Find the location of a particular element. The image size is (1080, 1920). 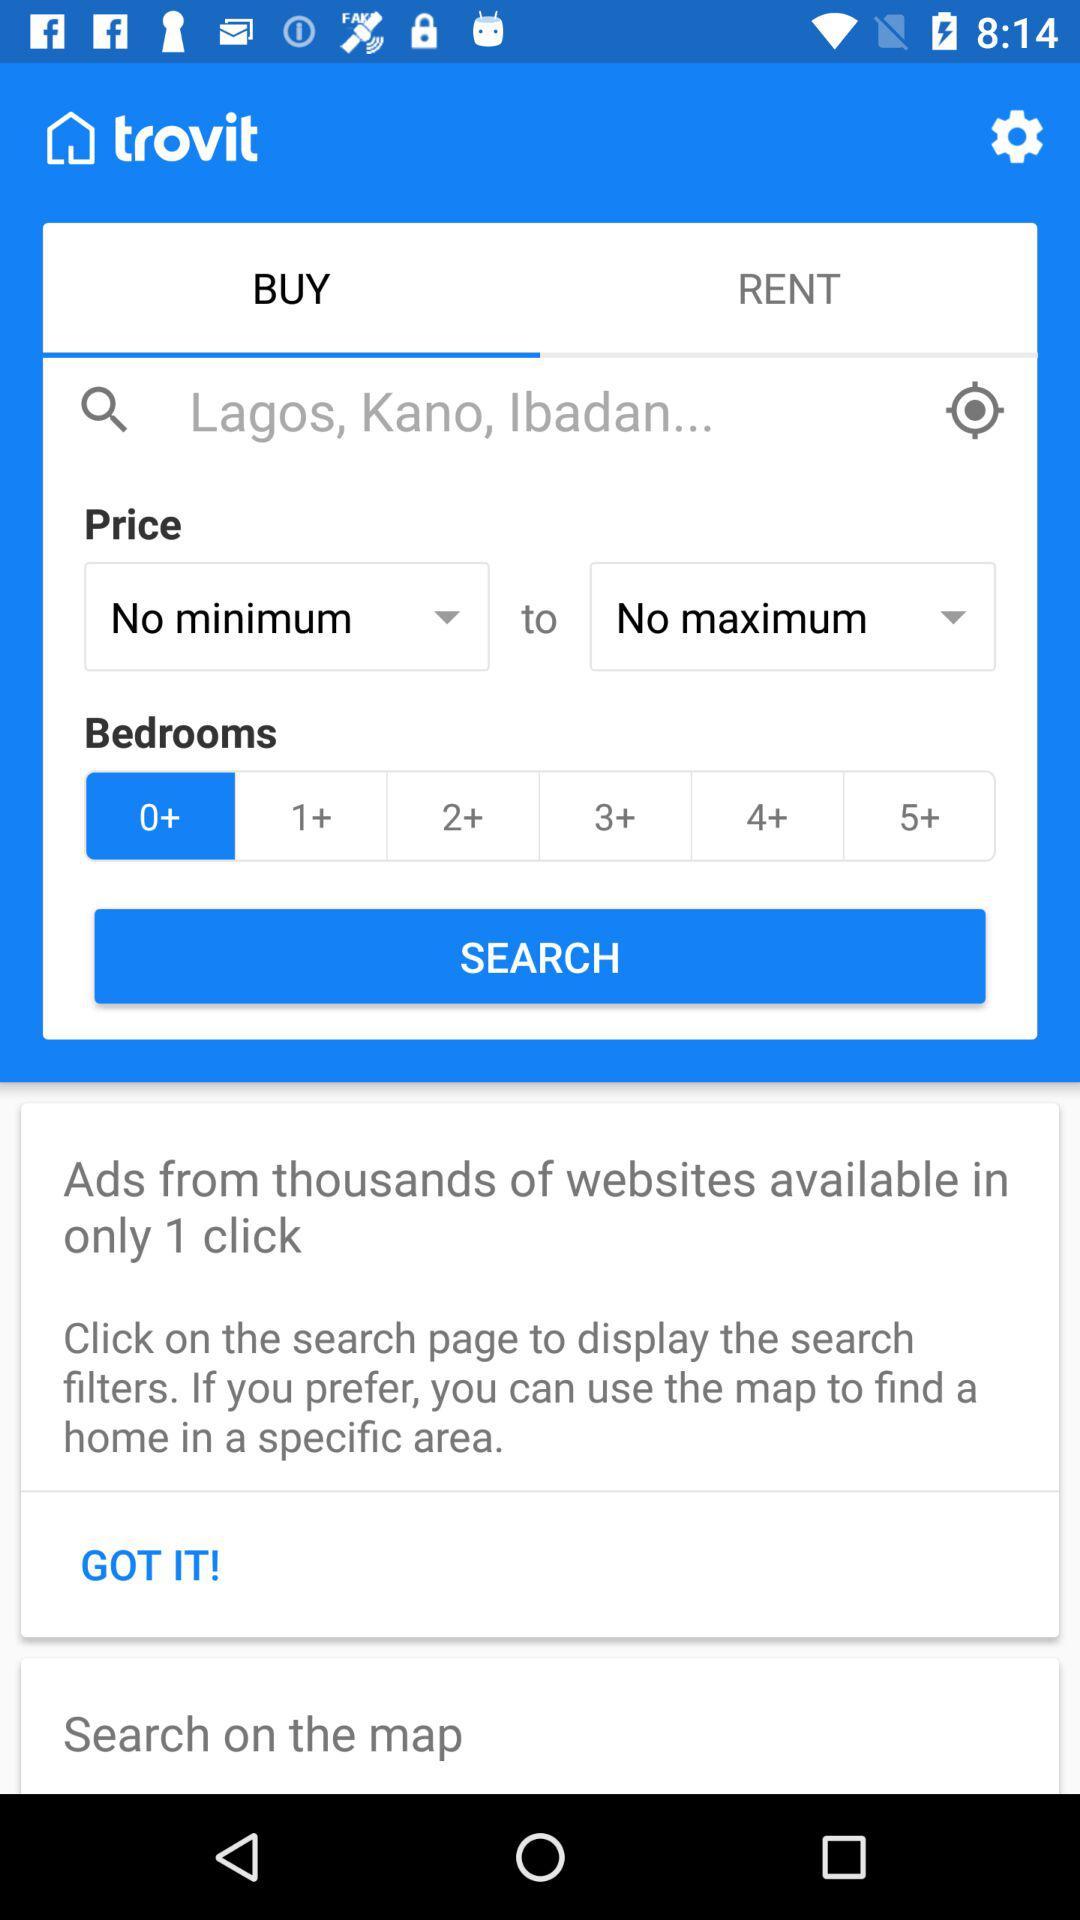

icon to the right of 2+ is located at coordinates (614, 816).